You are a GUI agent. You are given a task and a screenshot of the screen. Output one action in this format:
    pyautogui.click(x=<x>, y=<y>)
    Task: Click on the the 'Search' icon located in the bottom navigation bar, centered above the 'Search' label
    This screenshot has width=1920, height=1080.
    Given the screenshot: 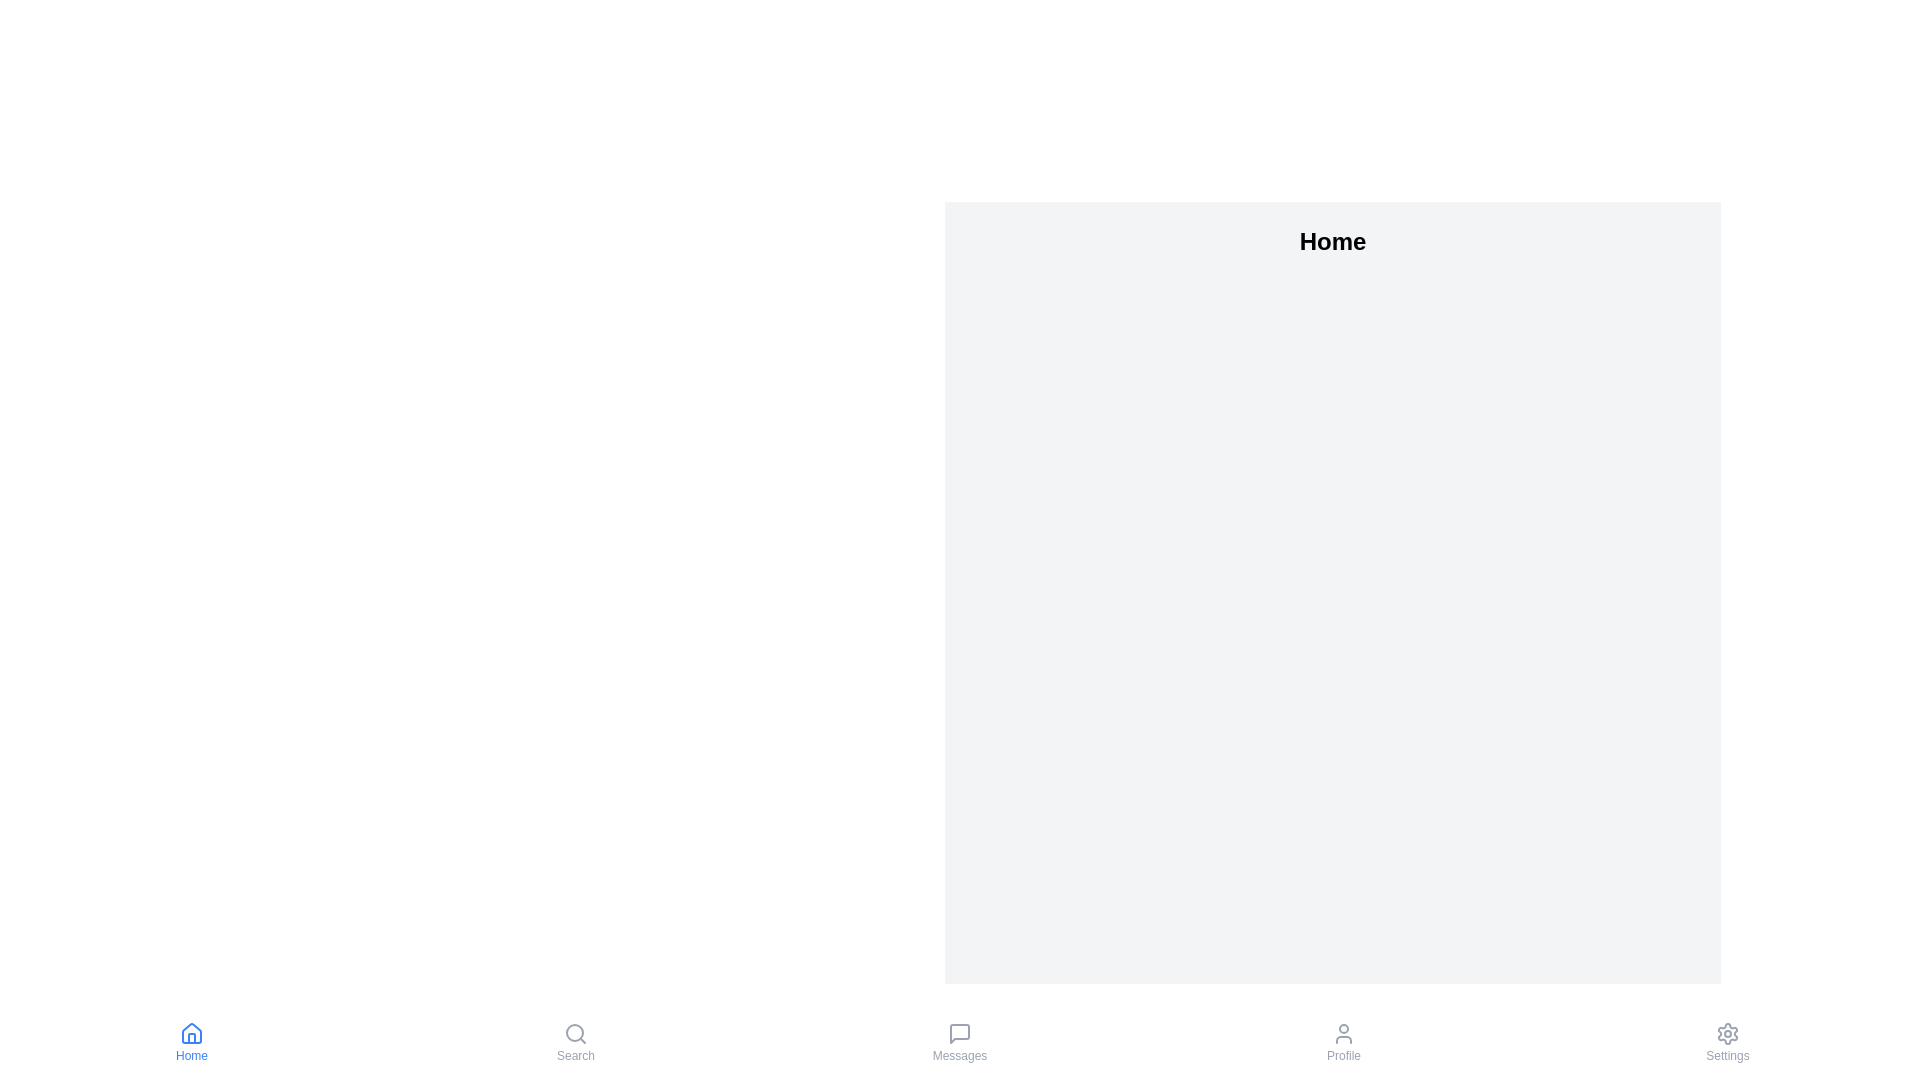 What is the action you would take?
    pyautogui.click(x=575, y=1033)
    